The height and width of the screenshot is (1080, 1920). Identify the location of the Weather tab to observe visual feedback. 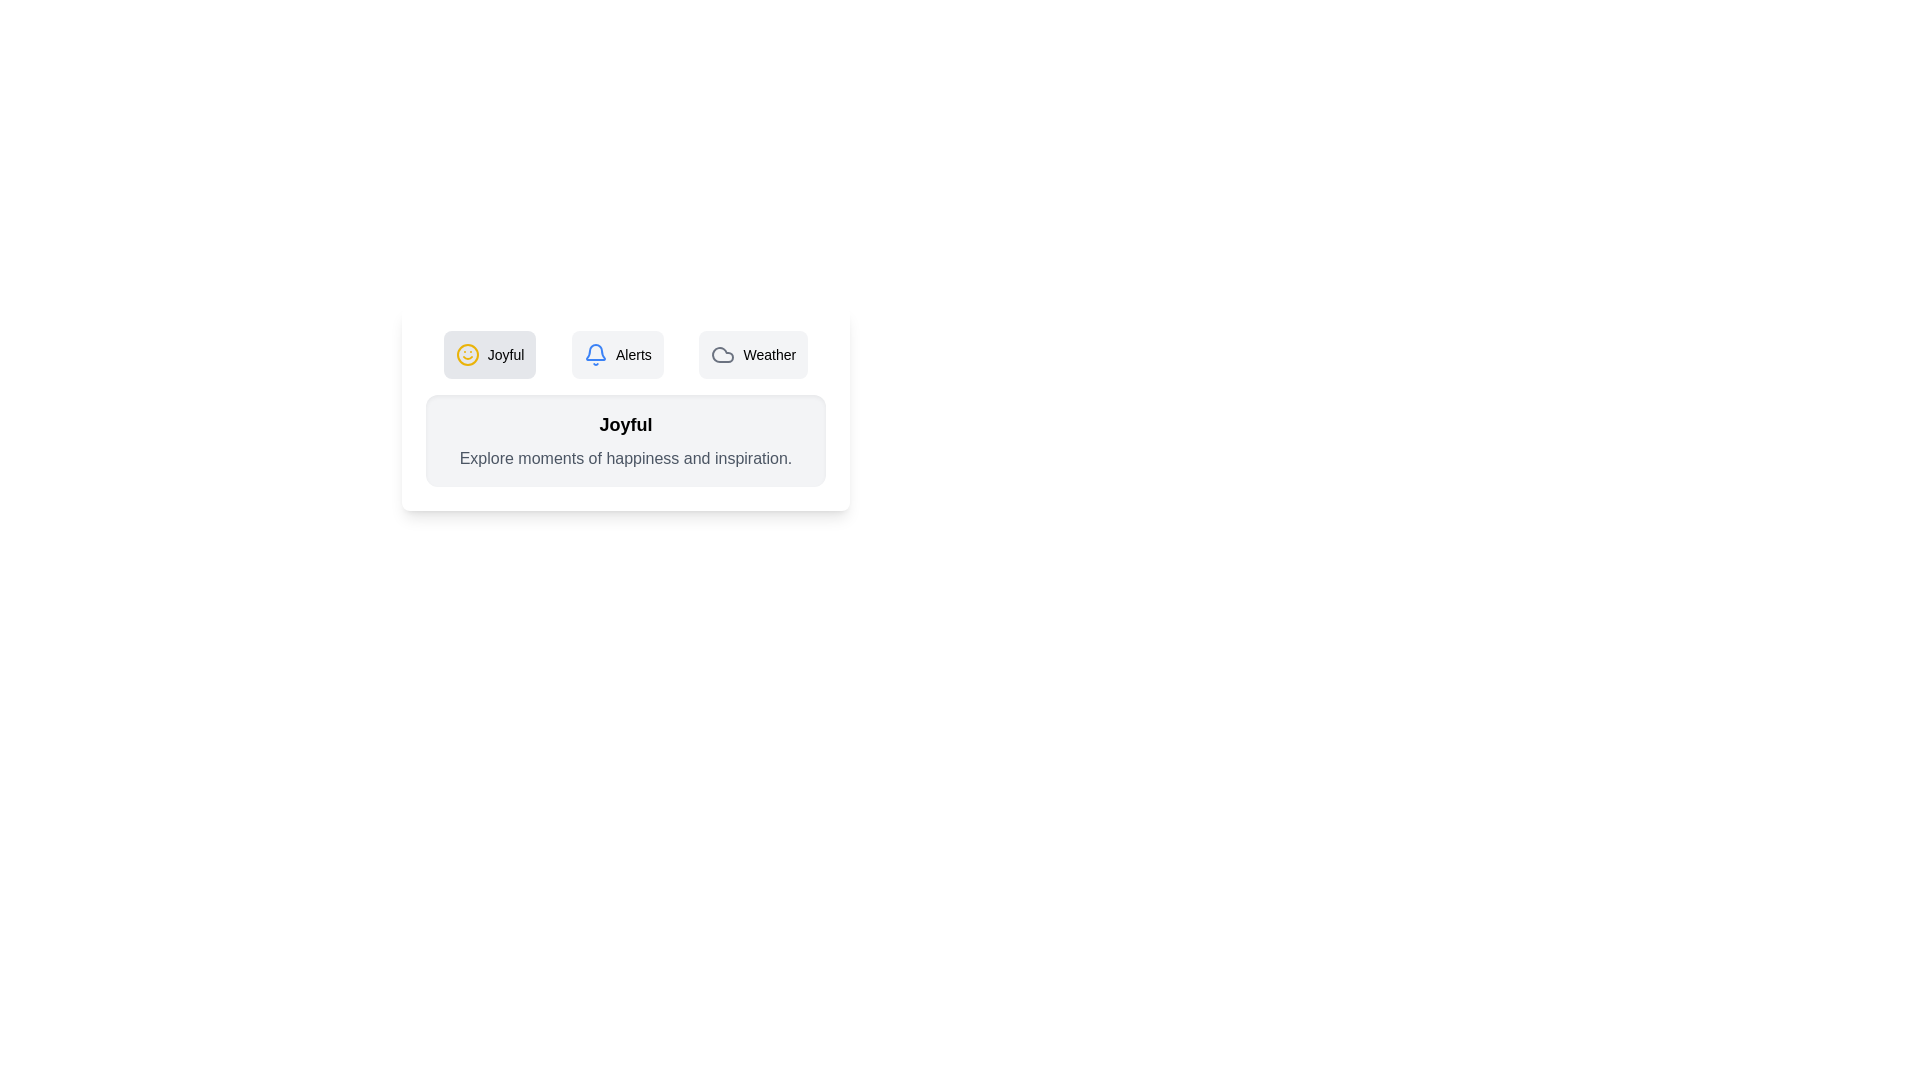
(752, 353).